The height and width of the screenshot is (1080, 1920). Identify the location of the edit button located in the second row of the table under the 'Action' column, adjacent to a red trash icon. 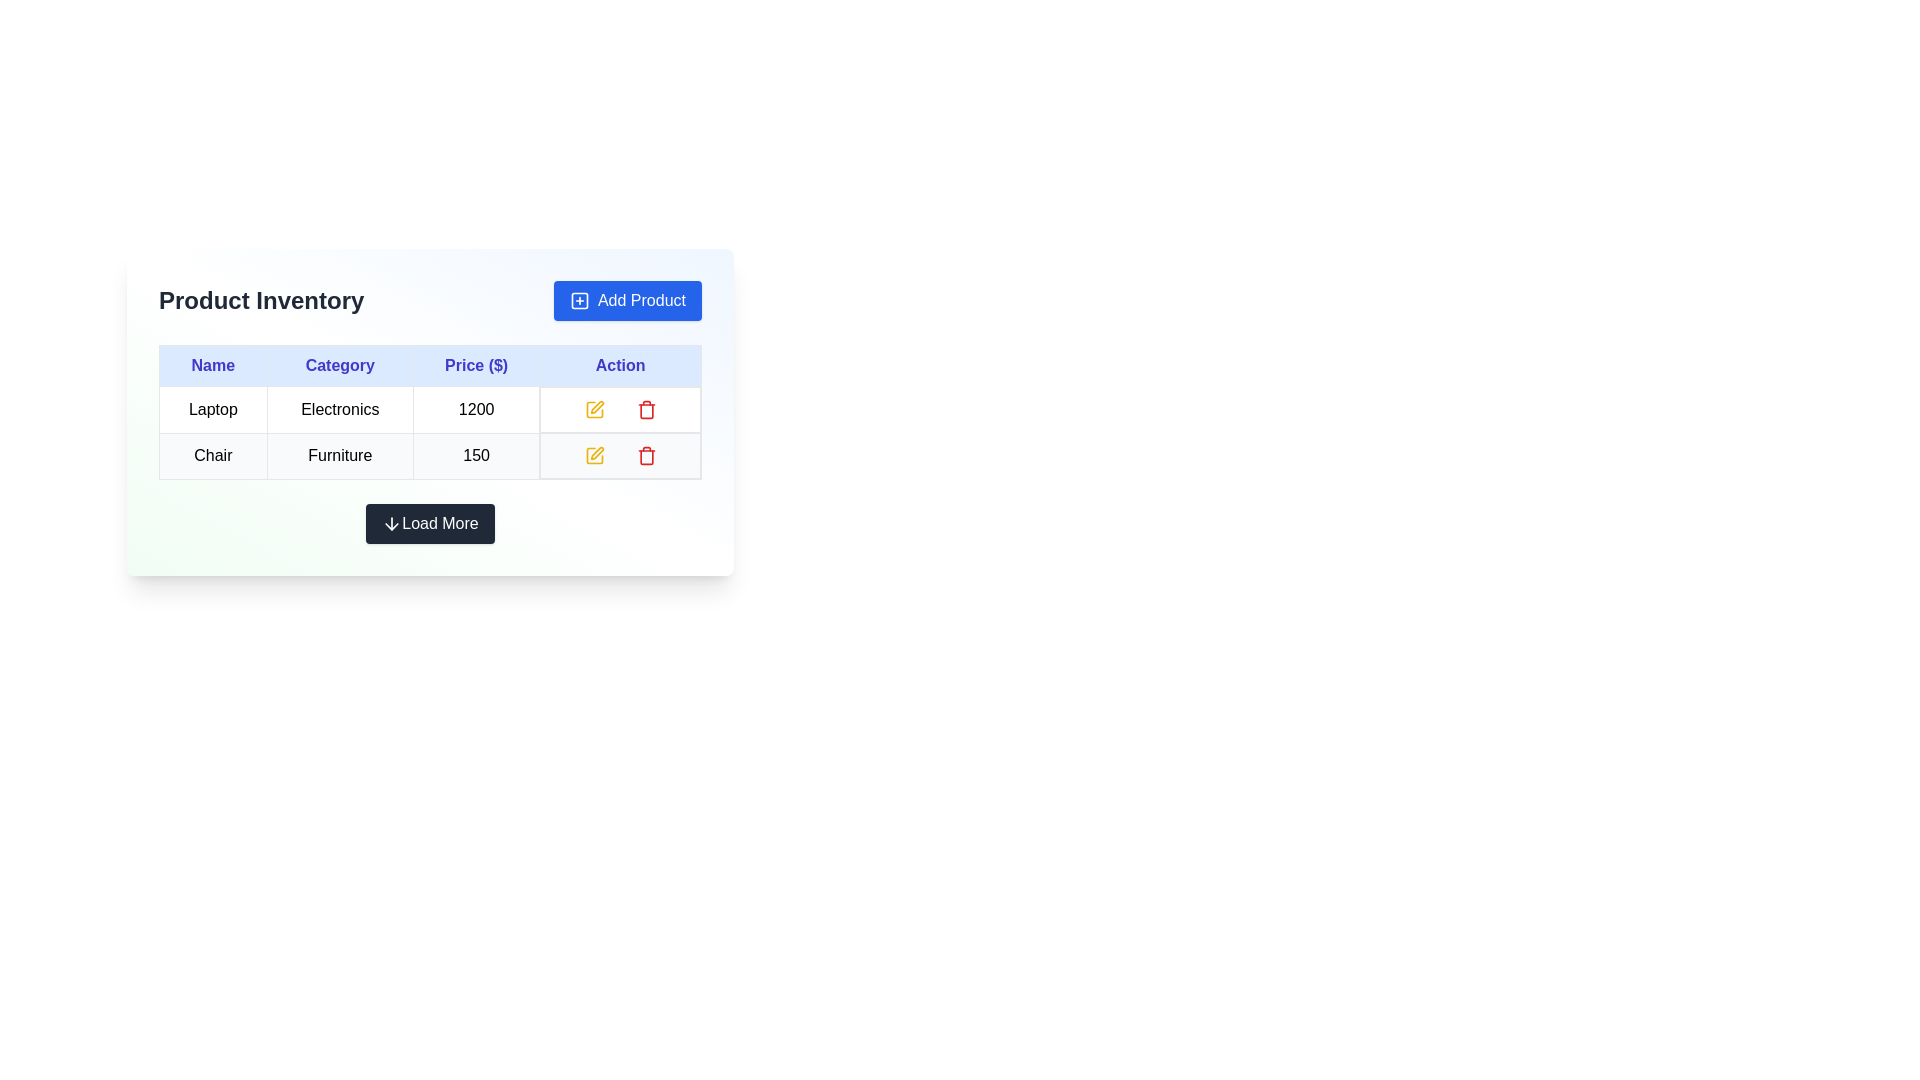
(593, 455).